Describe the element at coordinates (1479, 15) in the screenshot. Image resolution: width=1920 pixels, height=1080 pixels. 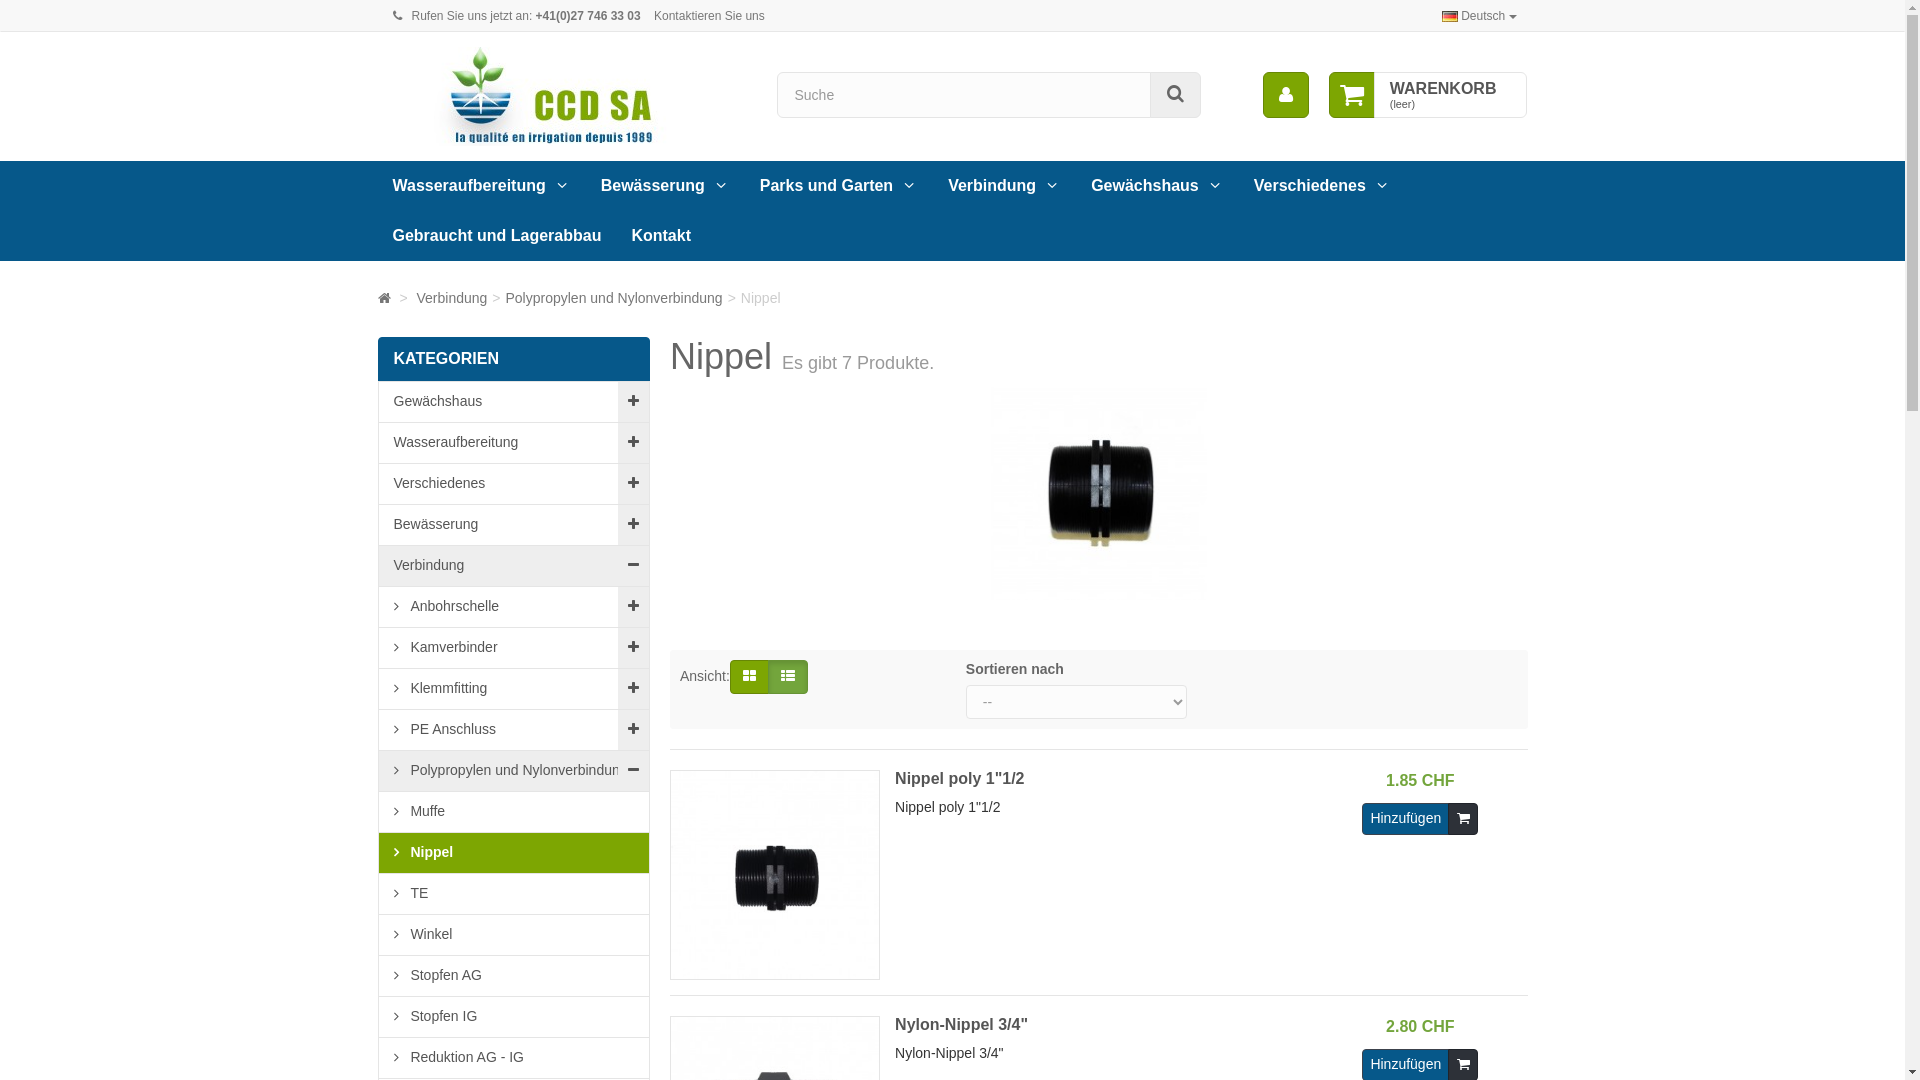
I see `'Deutsch'` at that location.